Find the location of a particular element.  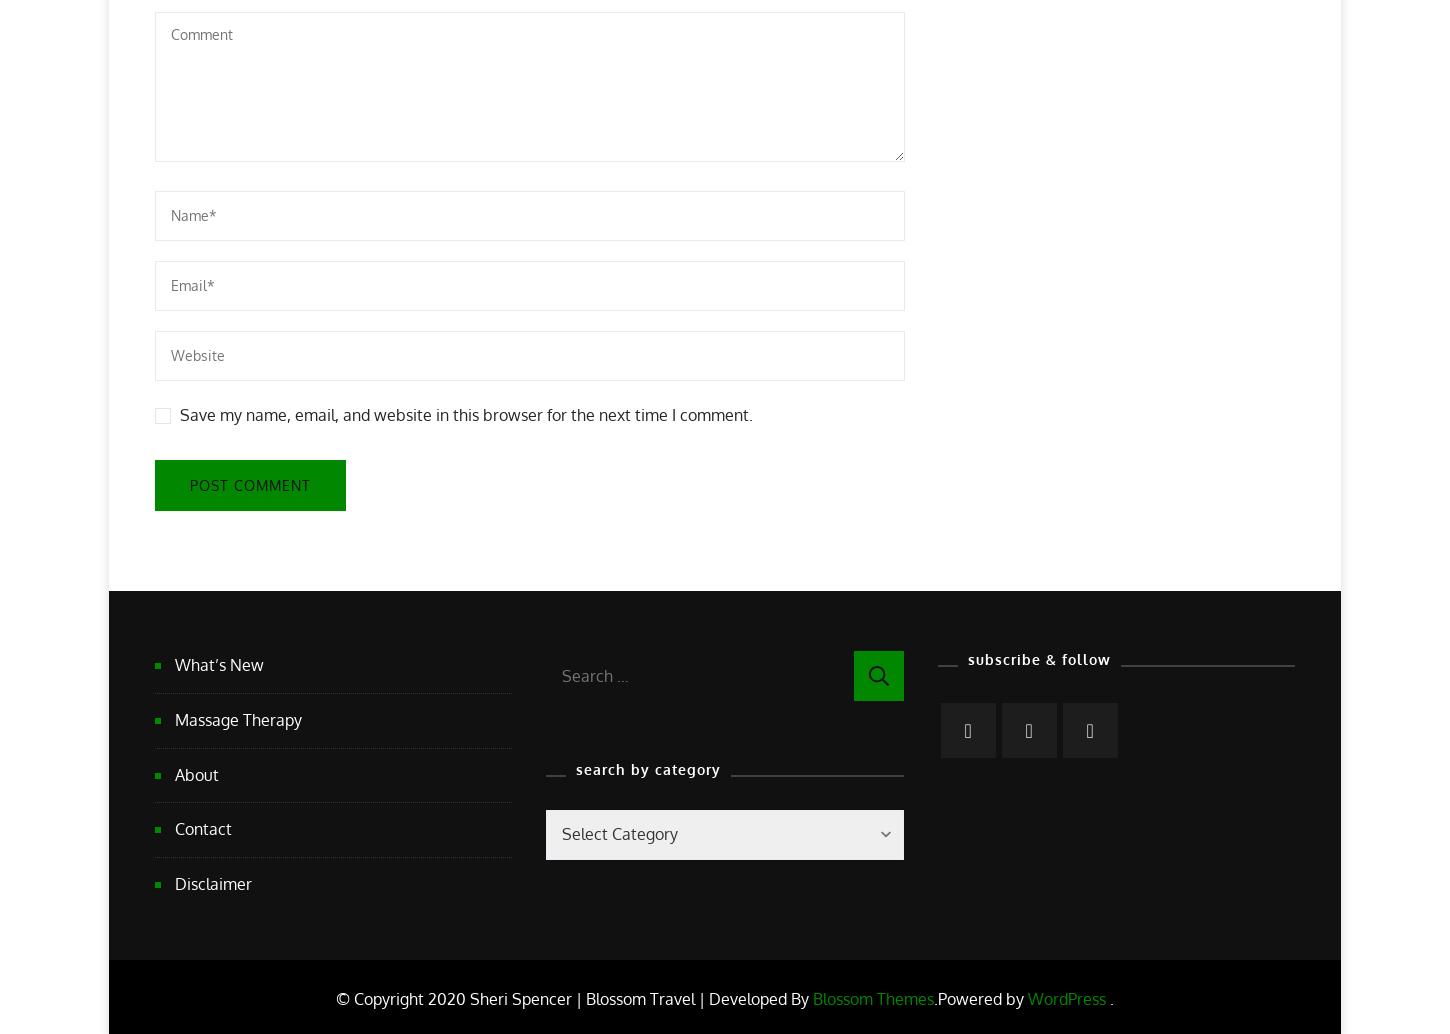

'What’s New' is located at coordinates (218, 664).